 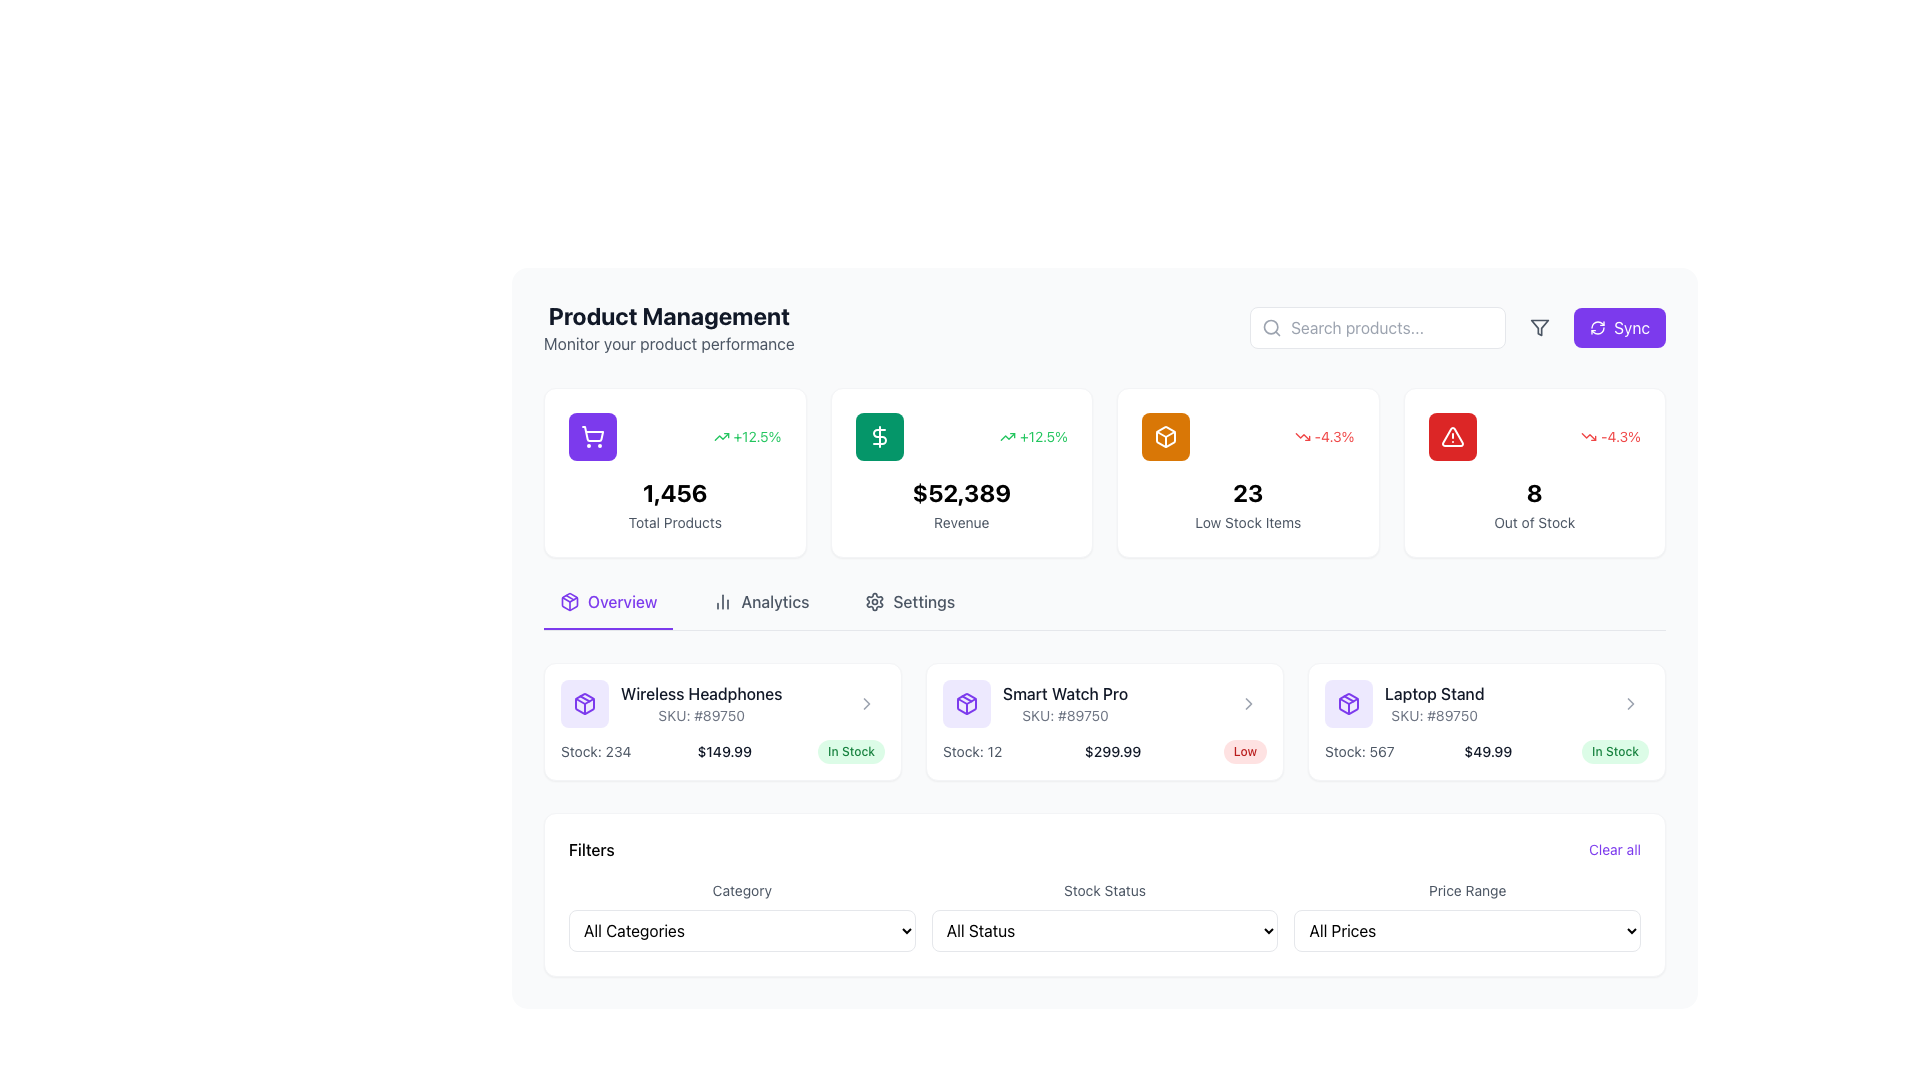 I want to click on the green text label displaying '+12.5%' located to the right of the currency icon in the top row of metrics within the 'Revenue' card, so click(x=746, y=435).